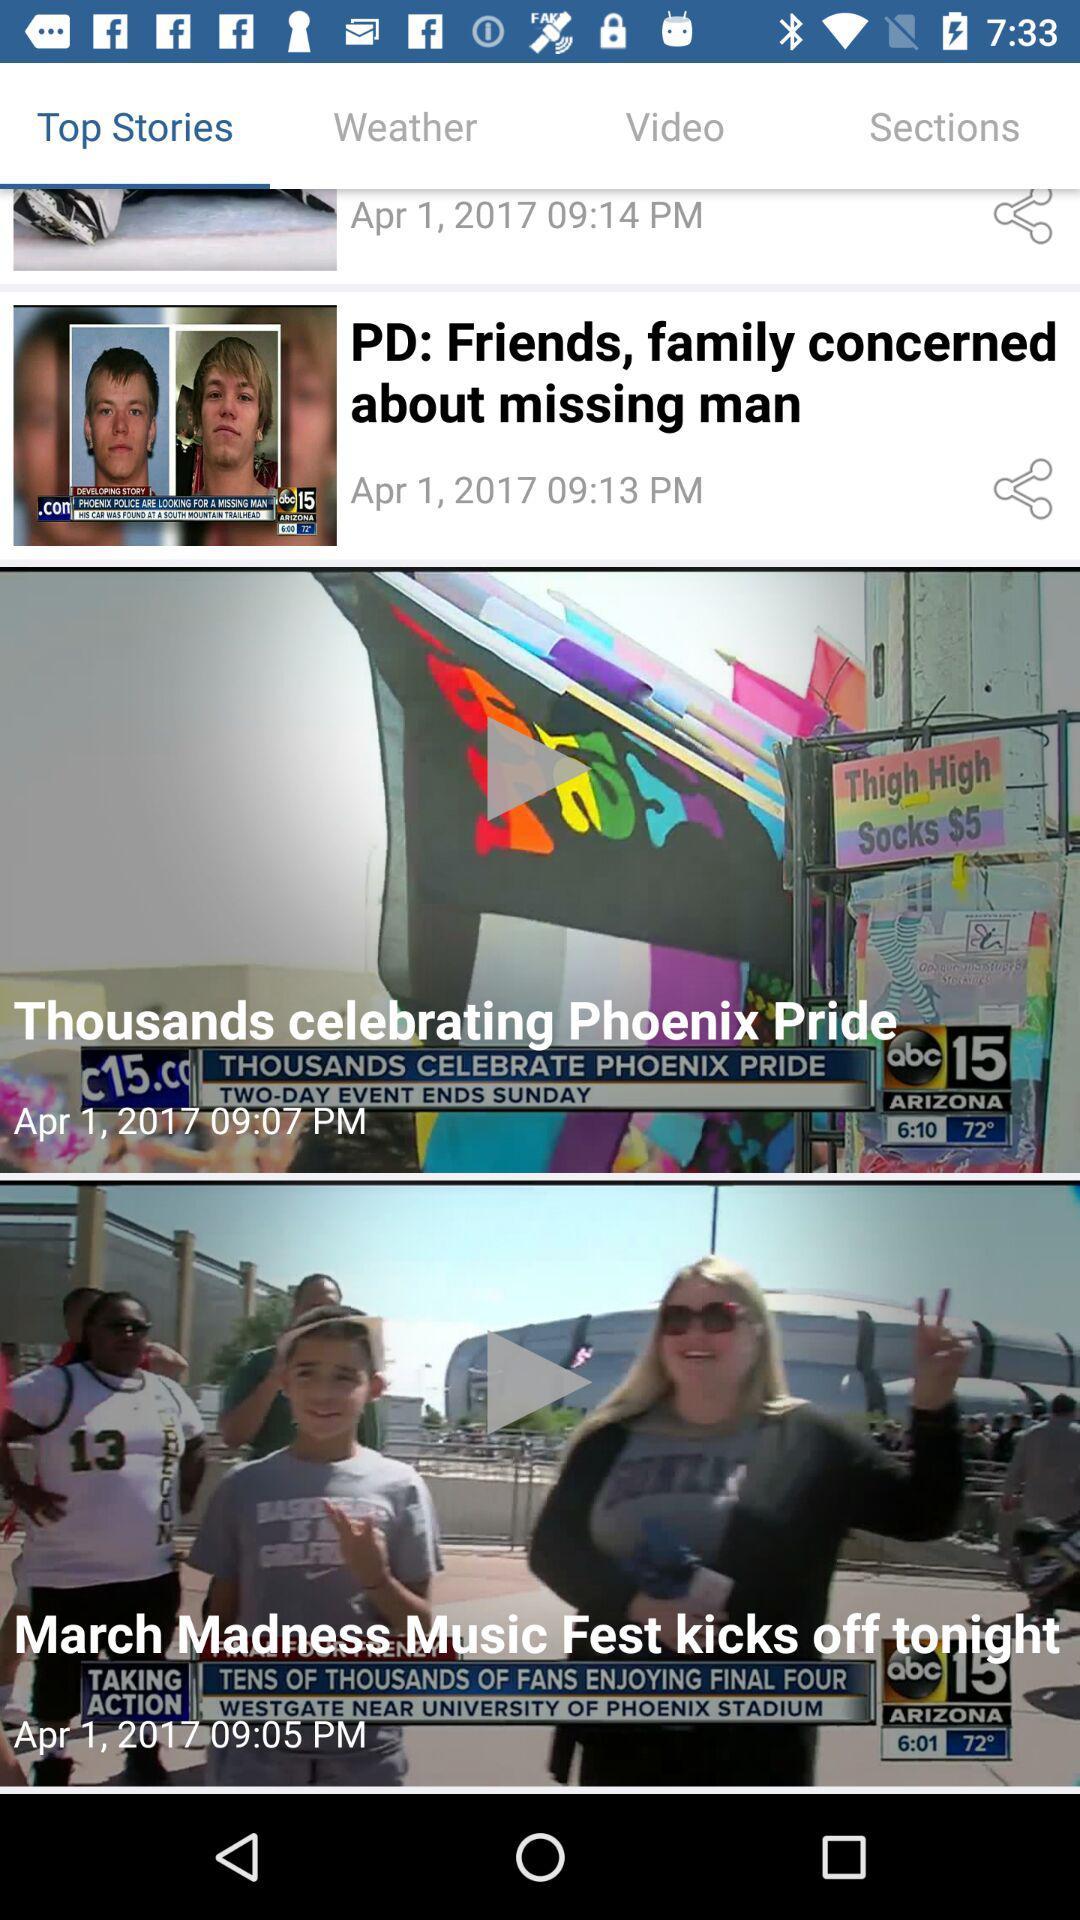  I want to click on share article, so click(1027, 221).